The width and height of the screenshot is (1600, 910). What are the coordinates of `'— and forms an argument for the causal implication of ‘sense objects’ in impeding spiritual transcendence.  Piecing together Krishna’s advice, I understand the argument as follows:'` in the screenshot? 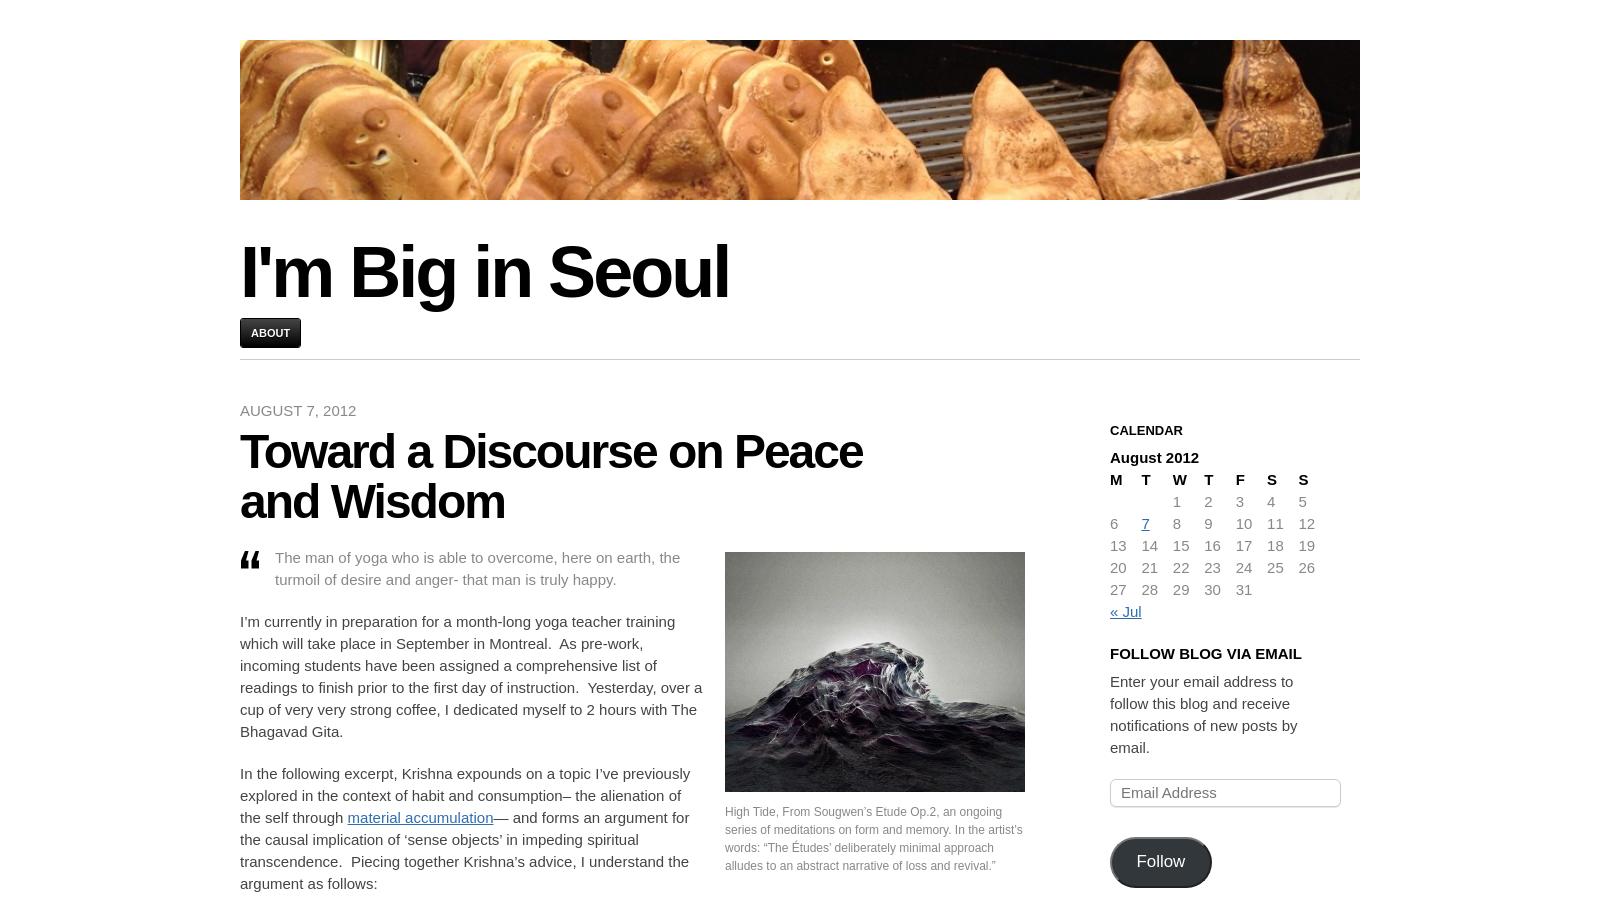 It's located at (463, 849).